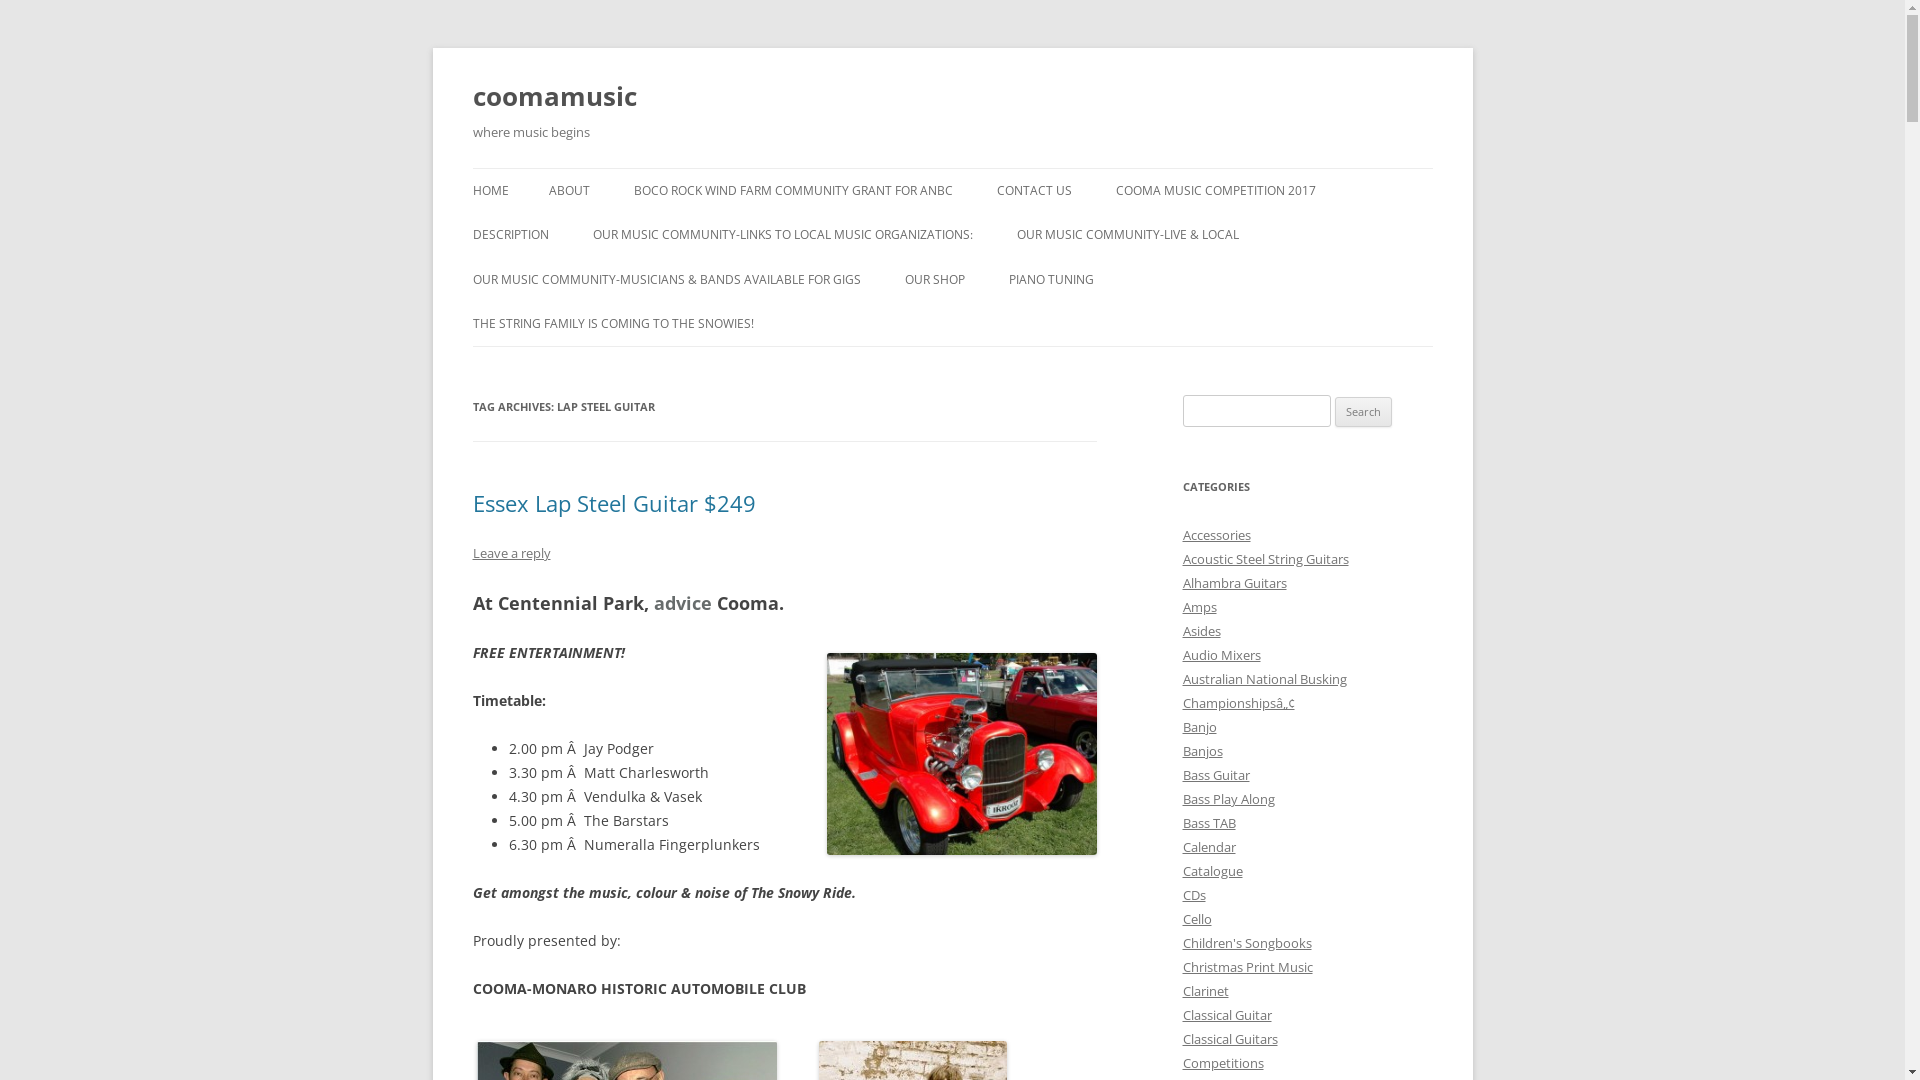 This screenshot has width=1920, height=1080. I want to click on 'Clarinet', so click(1203, 991).